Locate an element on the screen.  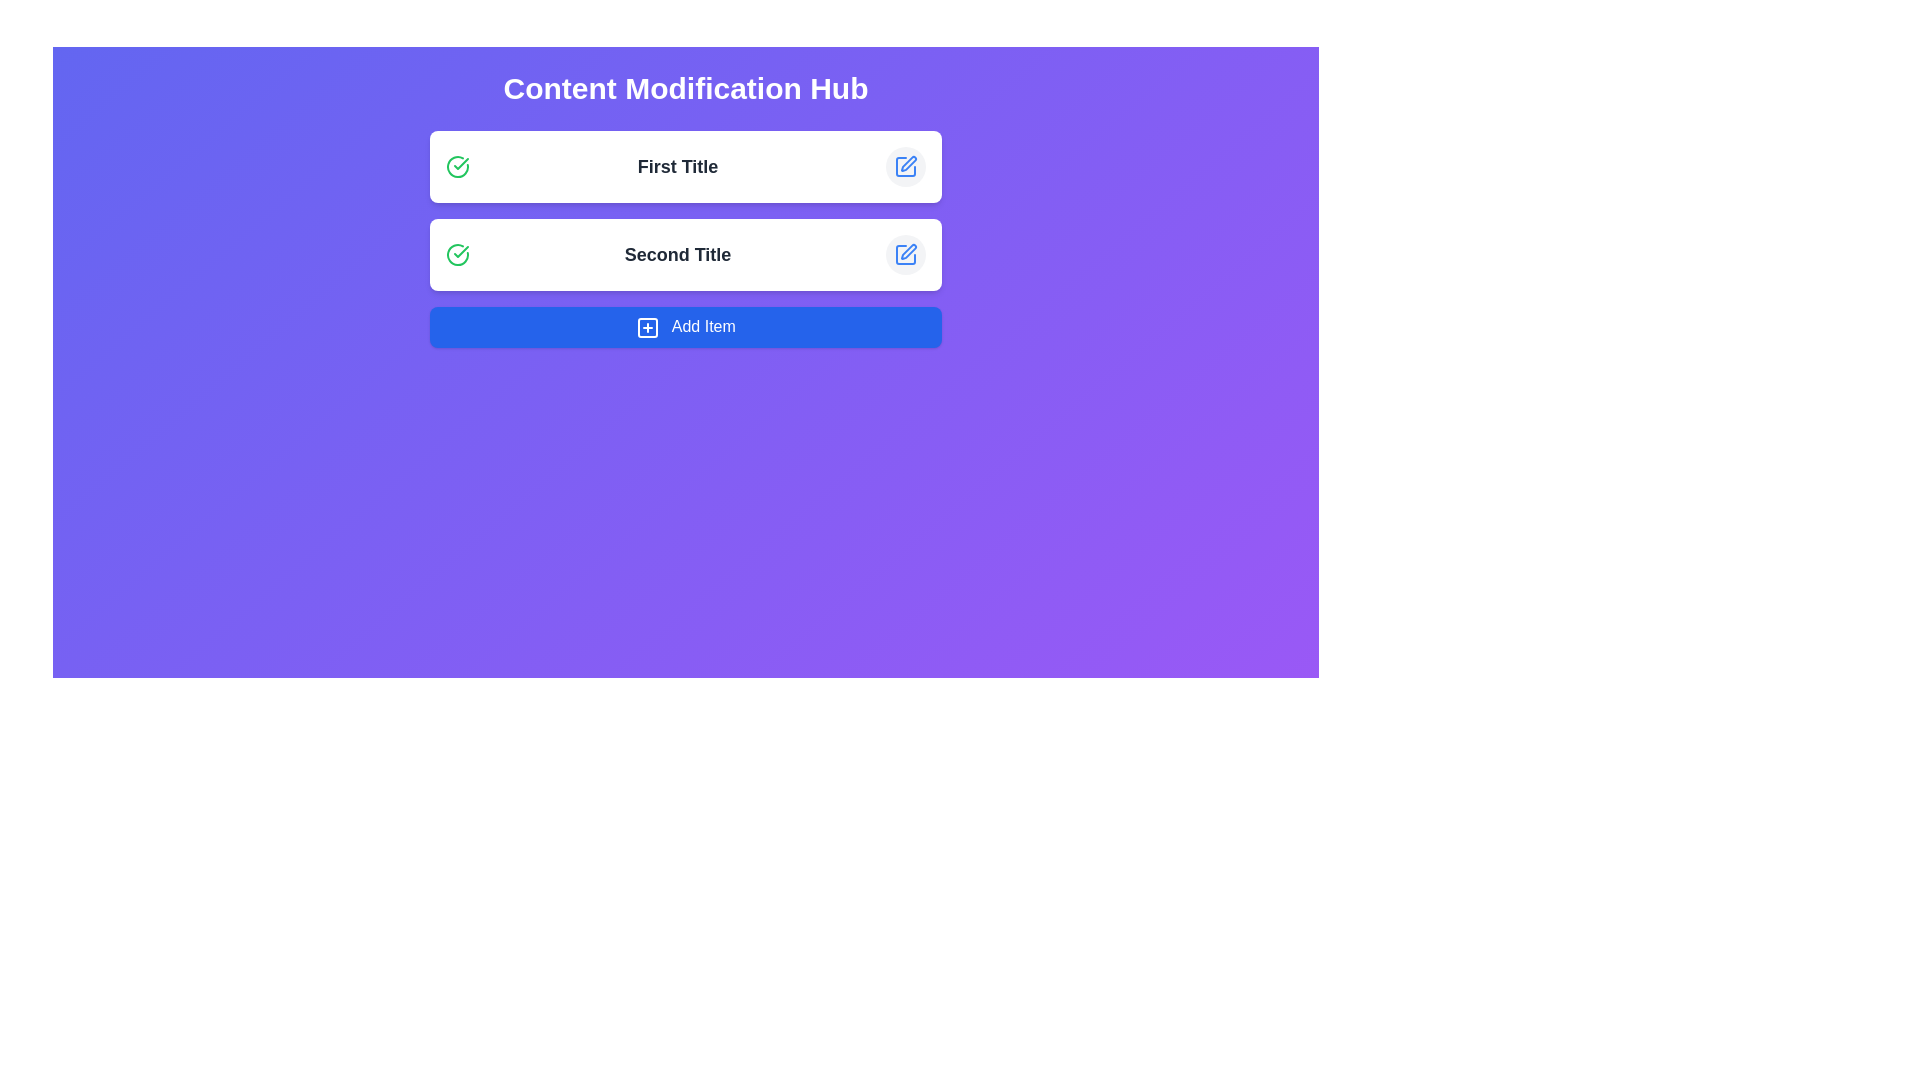
the button at the bottom of the vertical arrangement that triggers the action of adding a new item or entry, as indicated by its label and icon is located at coordinates (686, 326).